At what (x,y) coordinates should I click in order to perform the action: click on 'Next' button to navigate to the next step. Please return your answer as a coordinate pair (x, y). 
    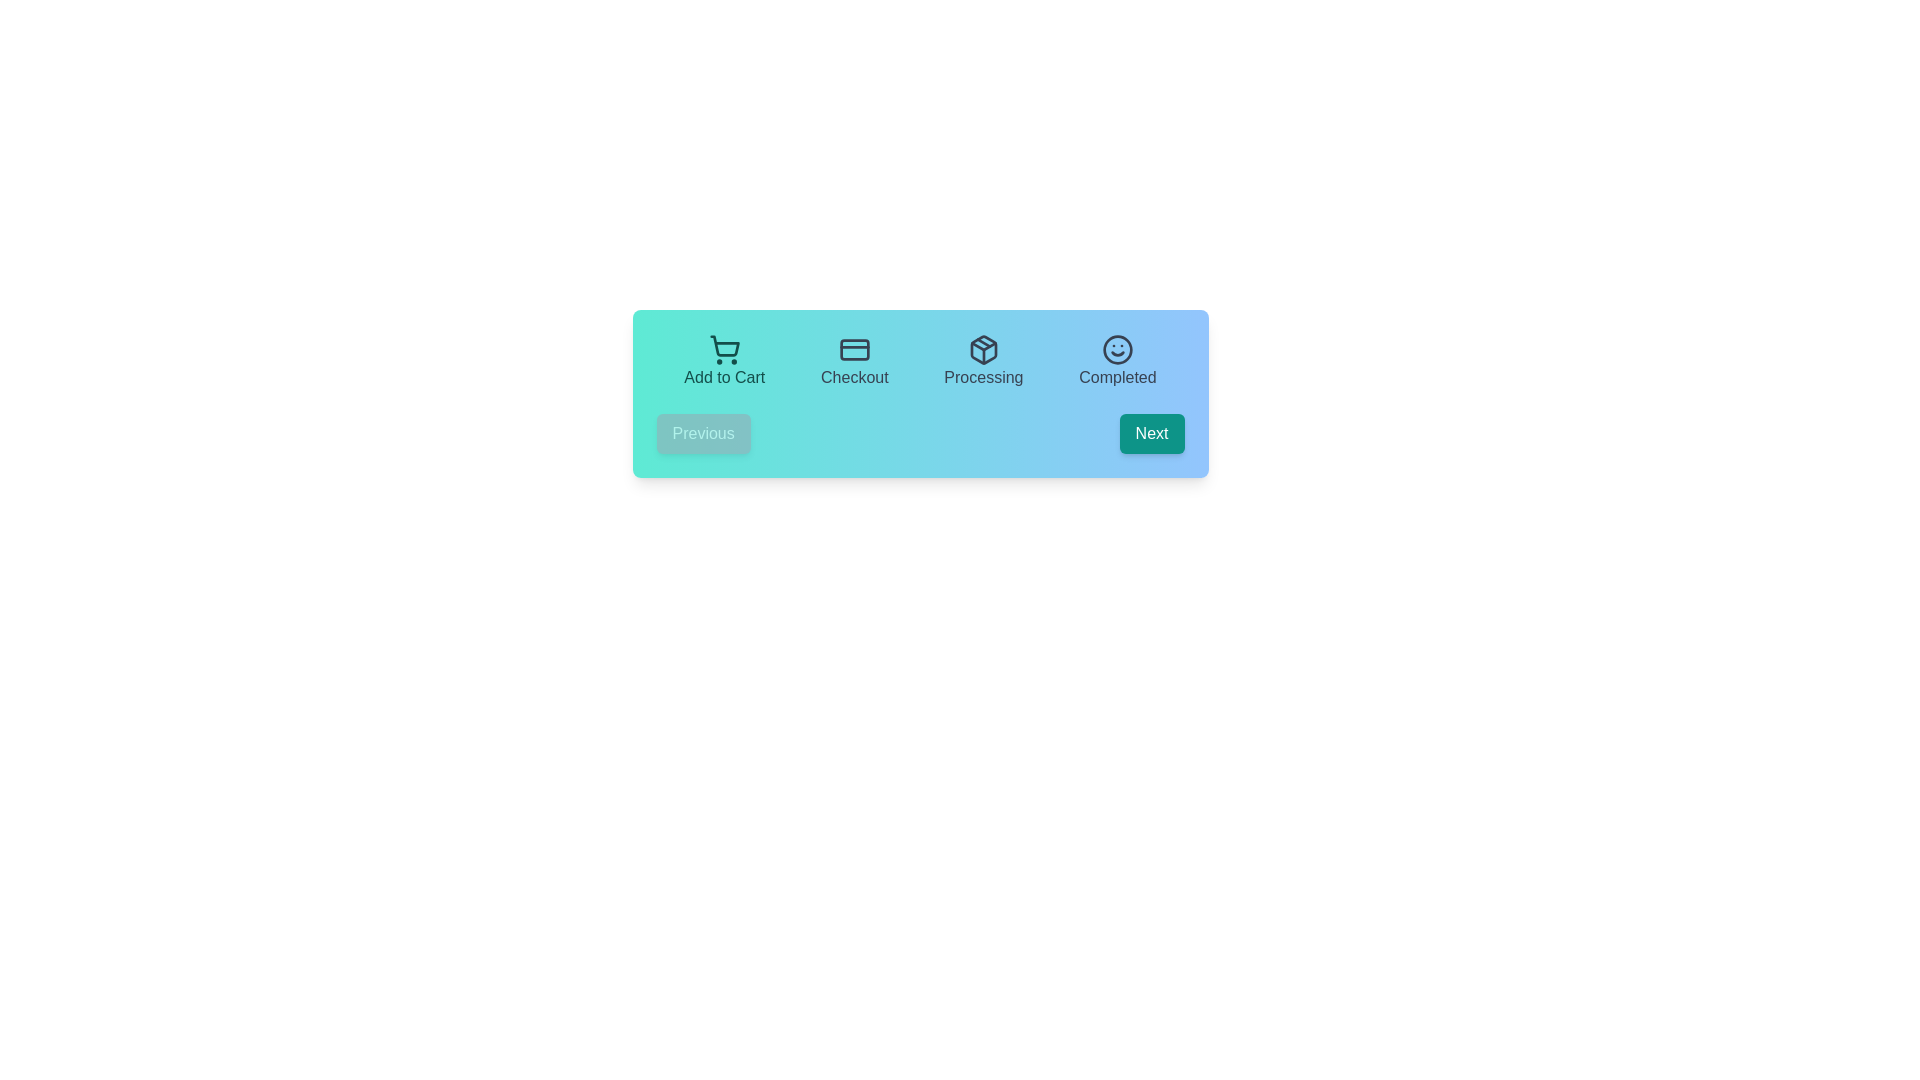
    Looking at the image, I should click on (1152, 433).